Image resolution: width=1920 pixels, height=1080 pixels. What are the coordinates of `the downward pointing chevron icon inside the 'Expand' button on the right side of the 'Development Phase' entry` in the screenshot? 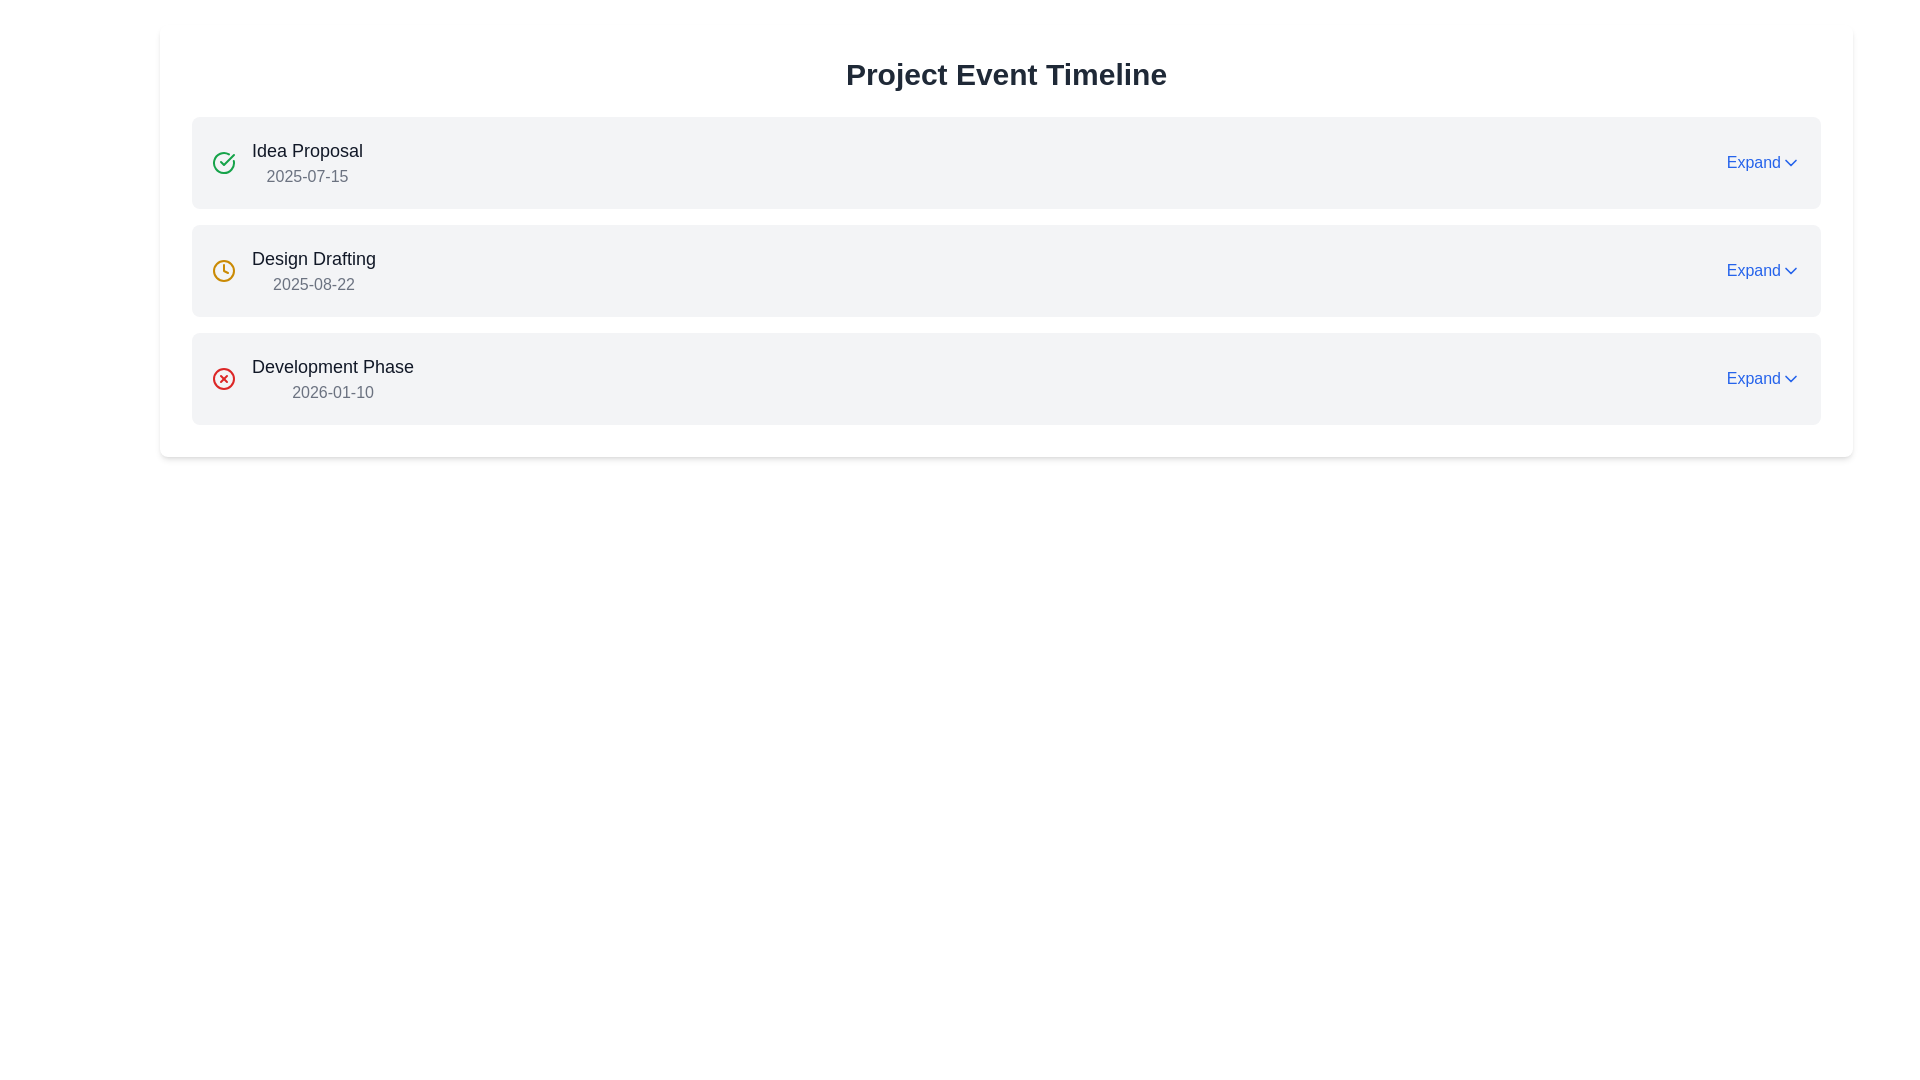 It's located at (1790, 378).